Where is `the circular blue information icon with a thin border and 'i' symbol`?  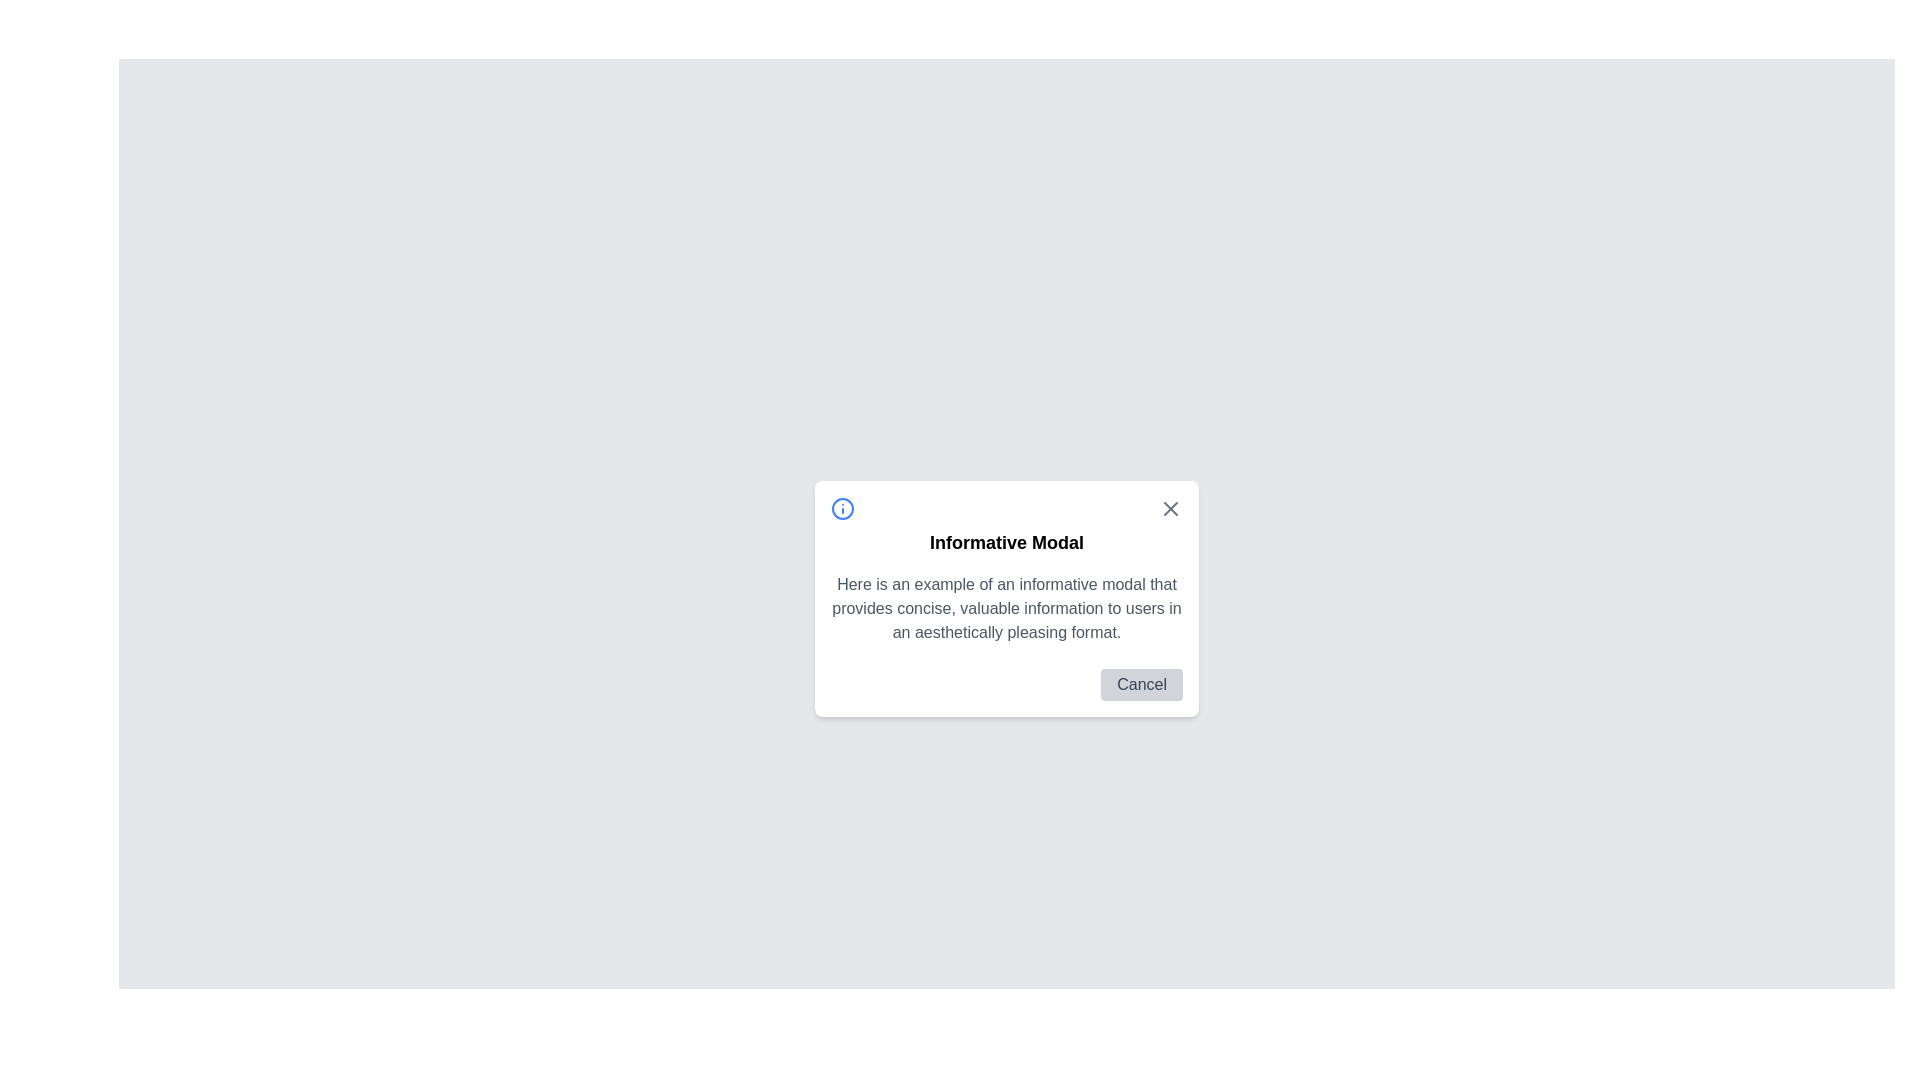 the circular blue information icon with a thin border and 'i' symbol is located at coordinates (843, 508).